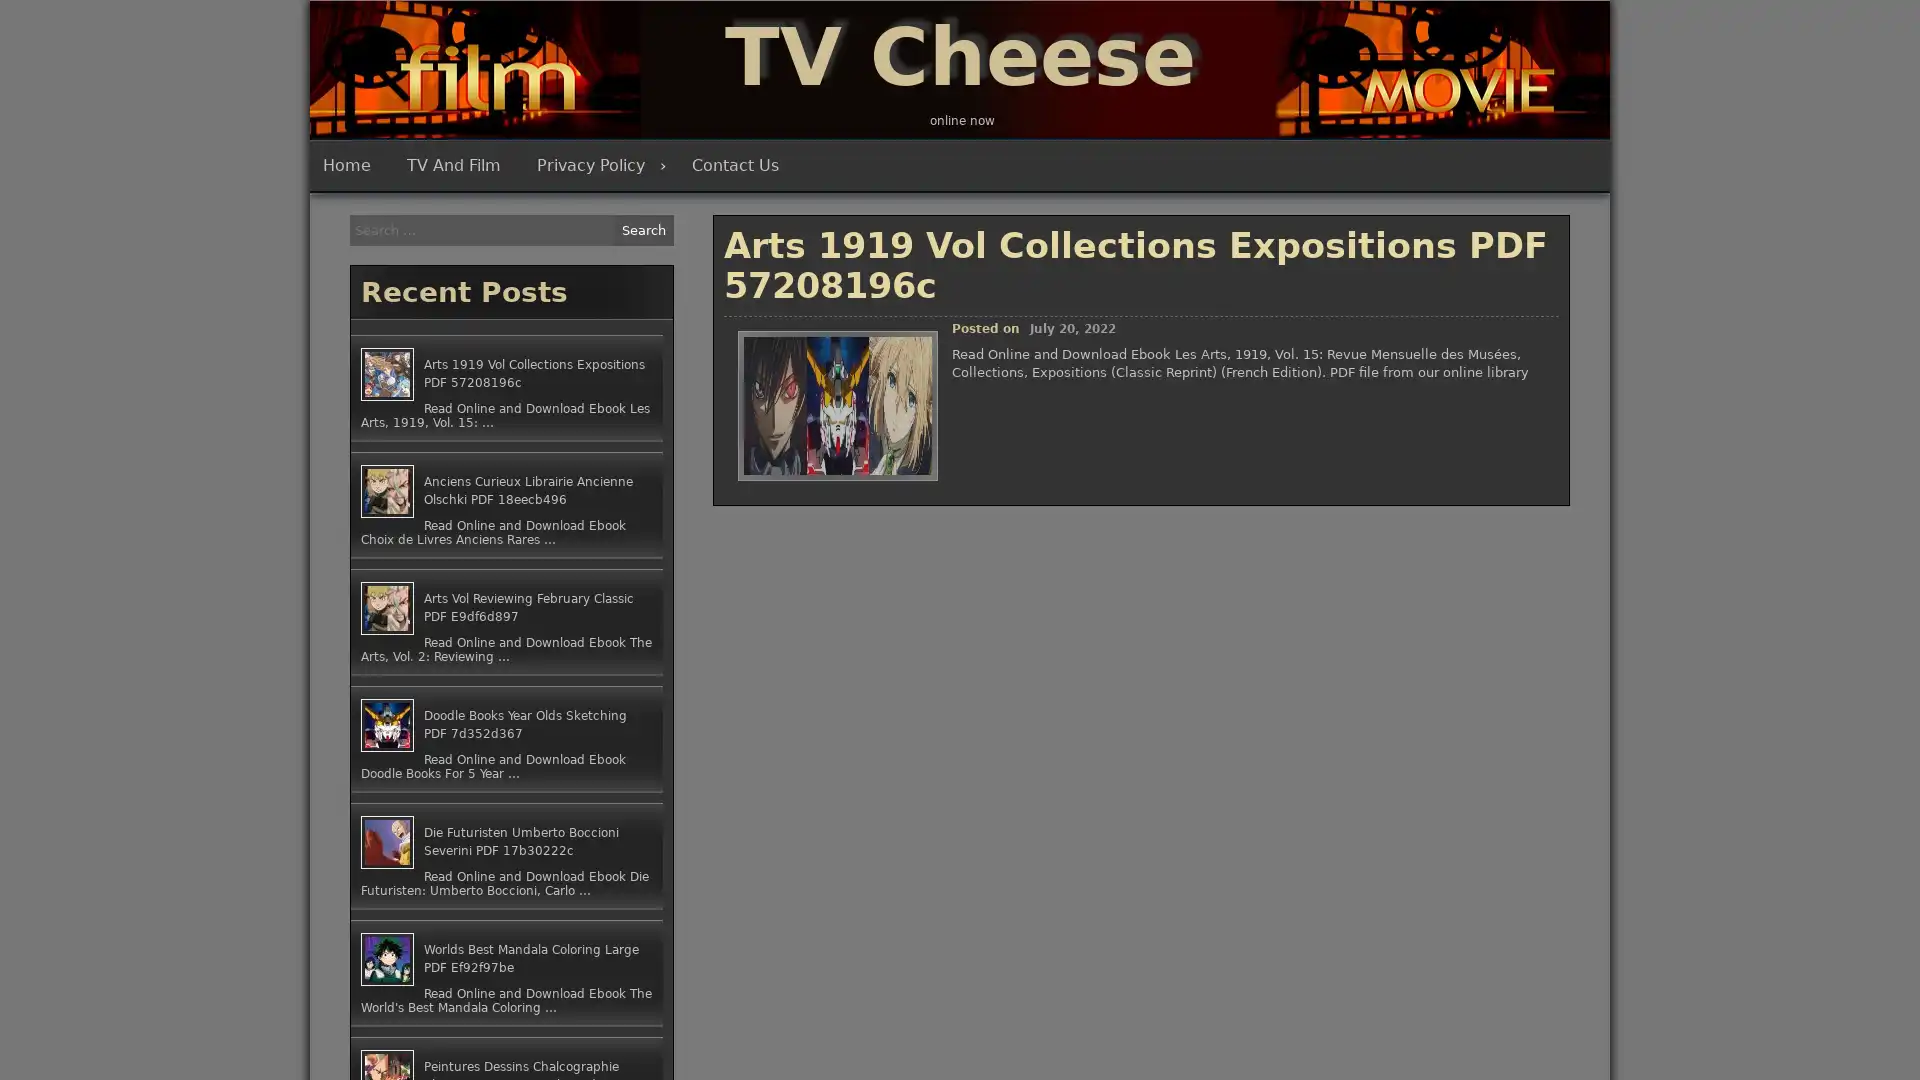 The image size is (1920, 1080). What do you see at coordinates (643, 229) in the screenshot?
I see `Search` at bounding box center [643, 229].